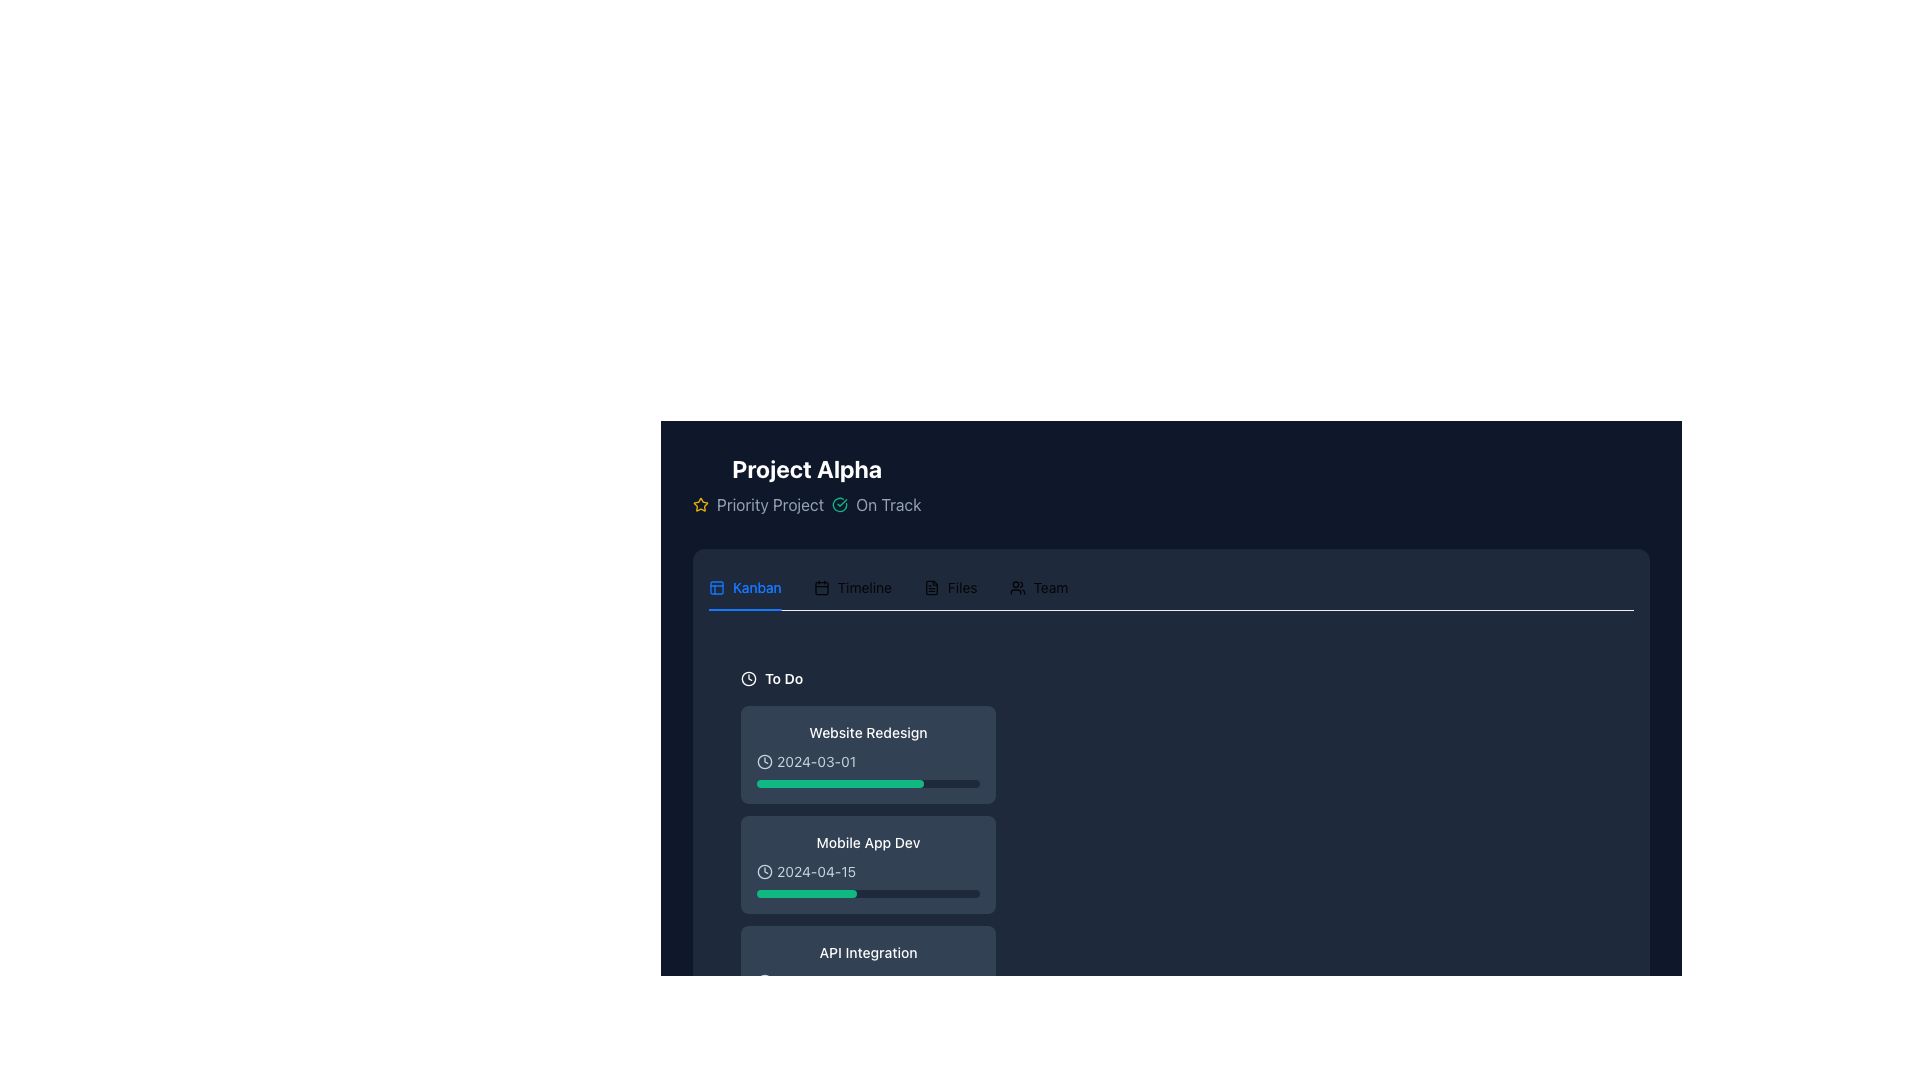 Image resolution: width=1920 pixels, height=1080 pixels. Describe the element at coordinates (840, 782) in the screenshot. I see `the green progress bar segment that is 75% filled, located under the 'Mobile App Dev' task within a card-like structure` at that location.